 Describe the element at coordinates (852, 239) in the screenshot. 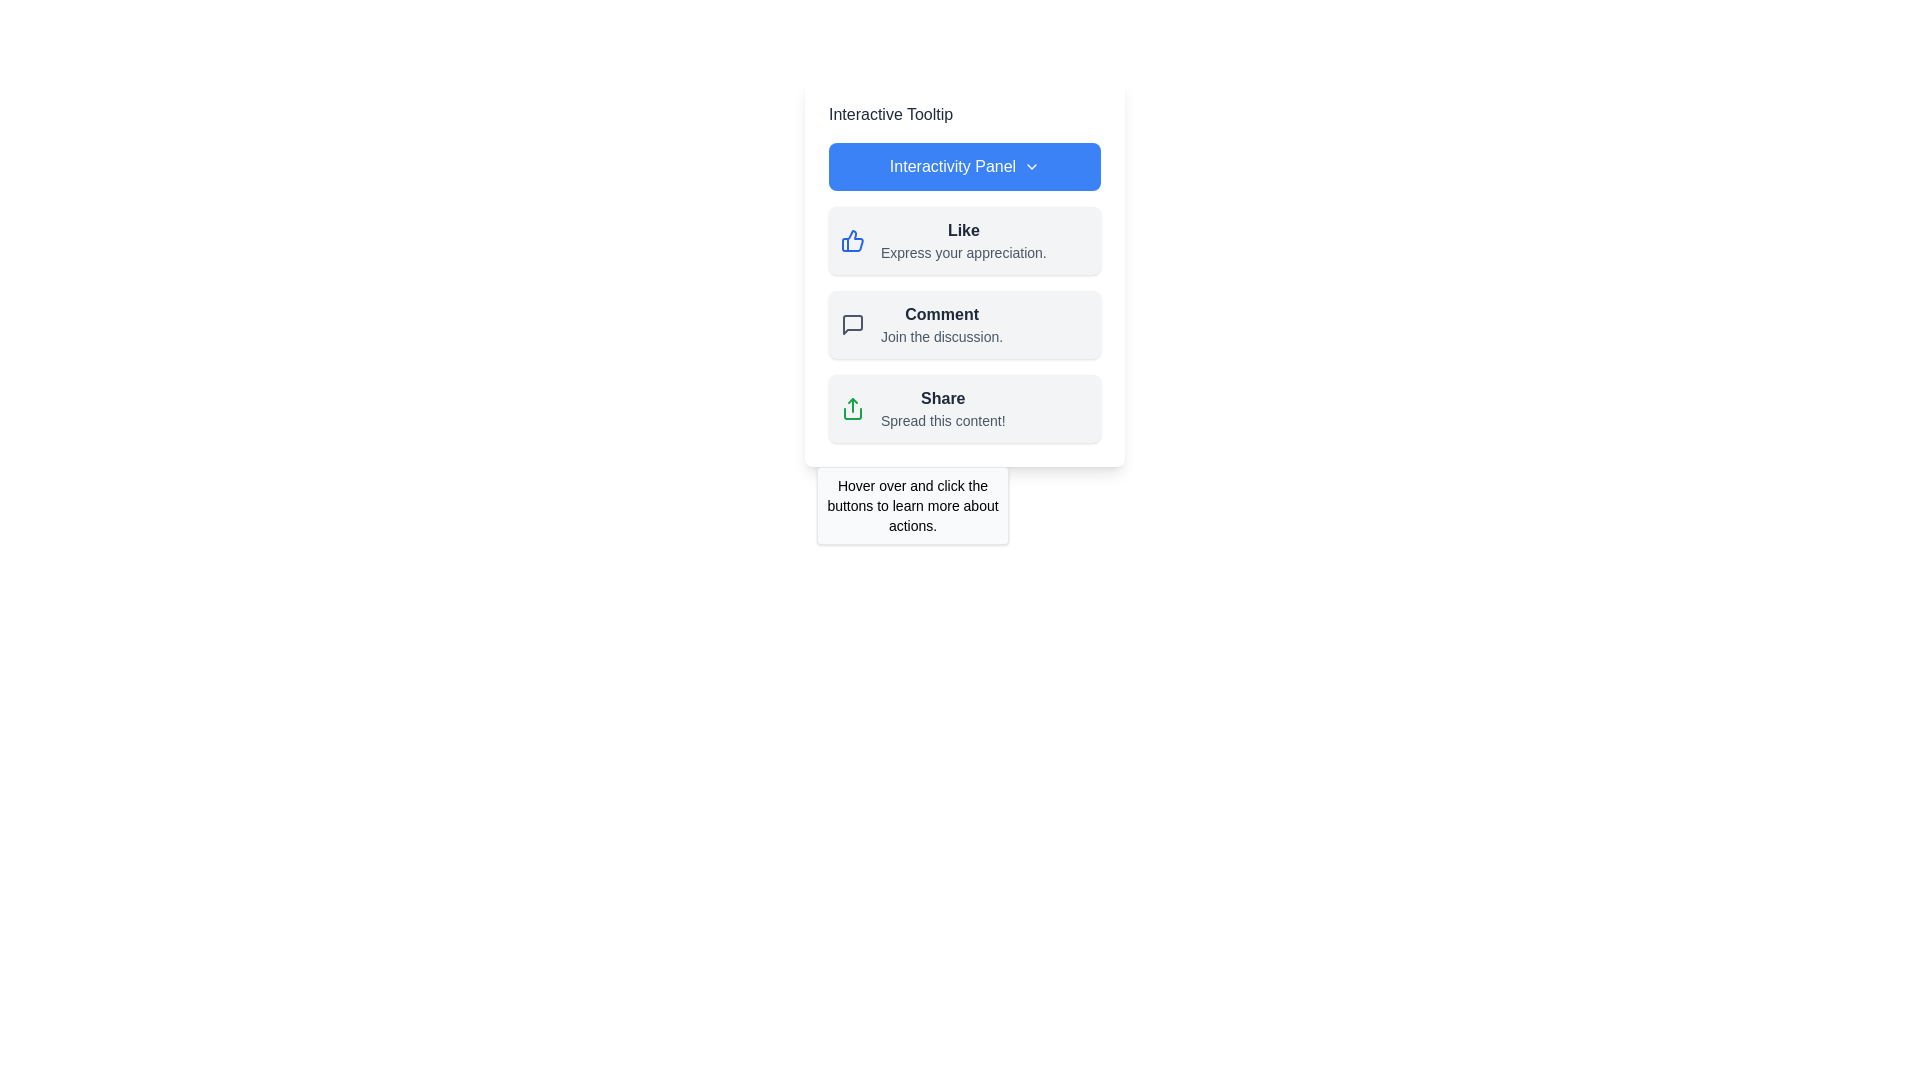

I see `the 'Like' icon located in the topmost button section of the interactive tooltip interface, directly below the 'Interactivity Panel' dropdown to interact with it` at that location.